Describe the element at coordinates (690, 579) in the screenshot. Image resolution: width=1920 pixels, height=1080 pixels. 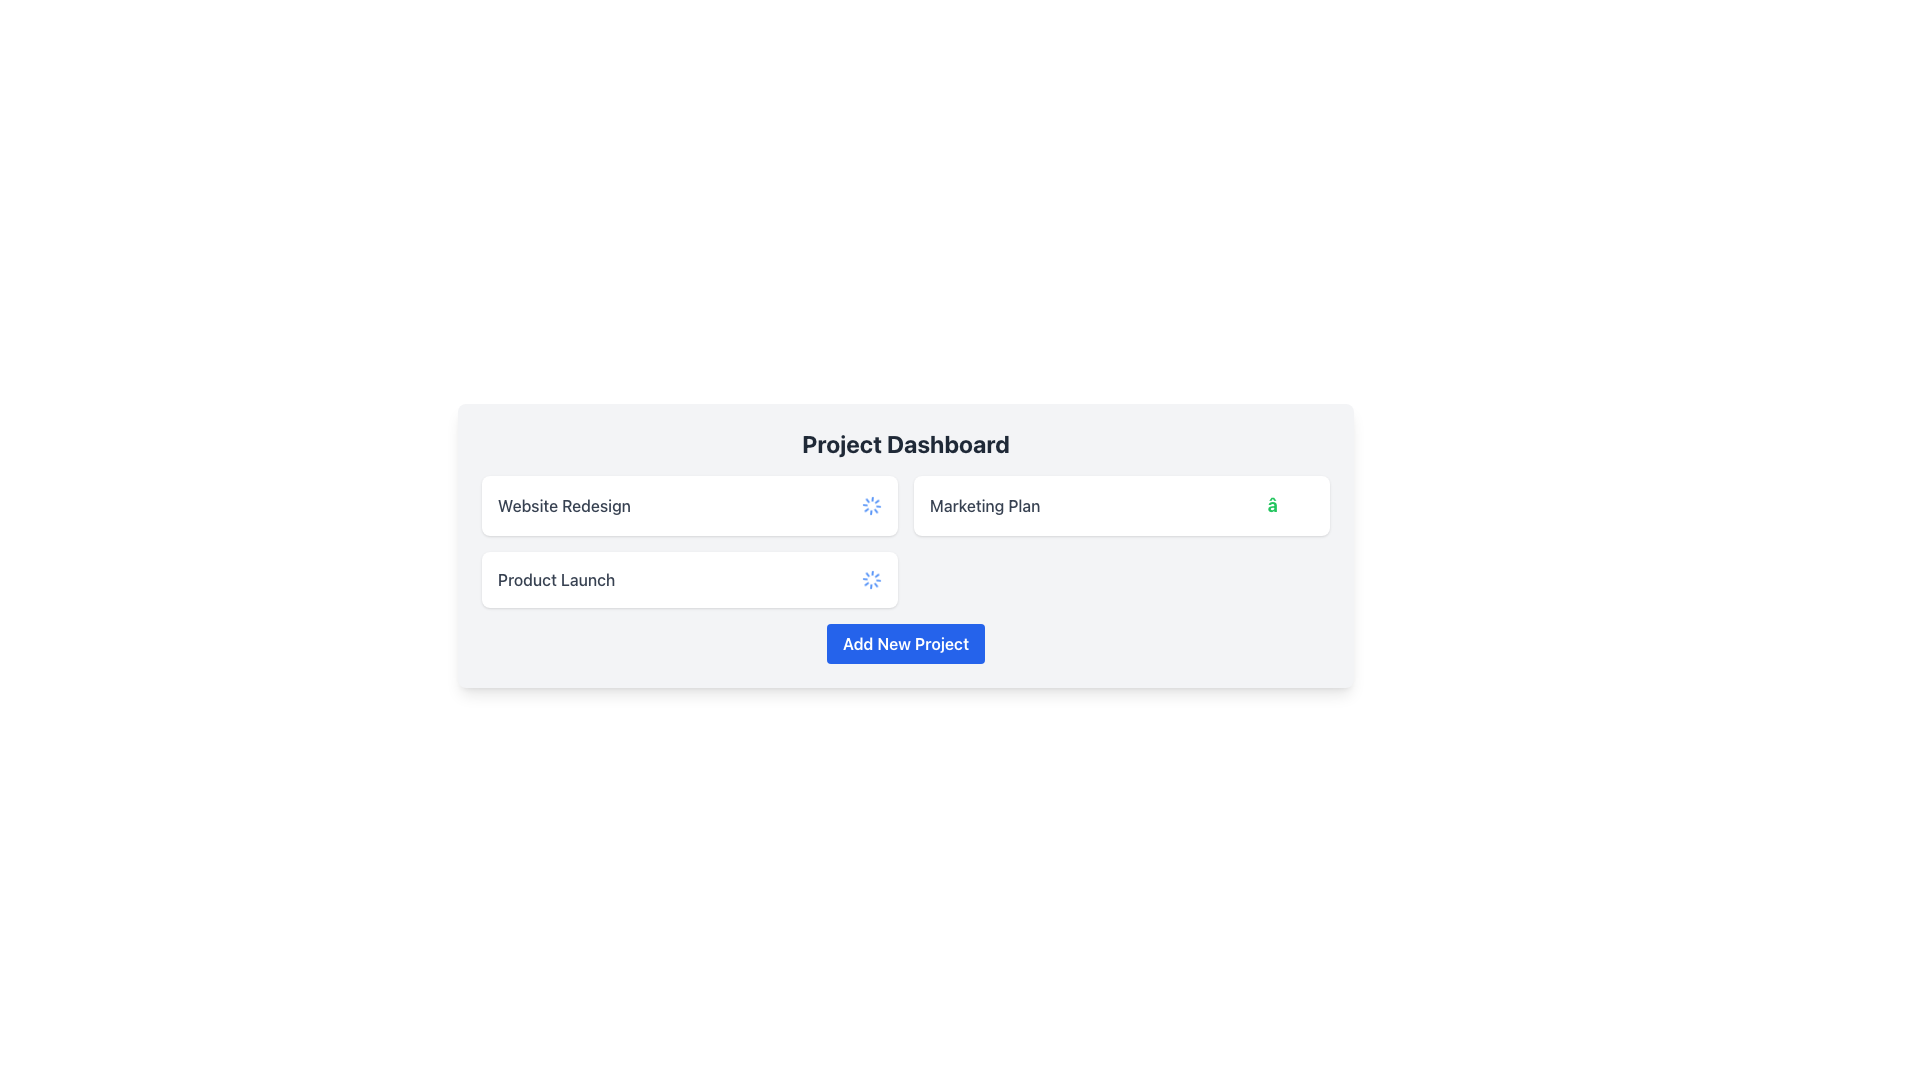
I see `the dashboard card representing the 'Product Launch' project, which is the third item in the list positioned below 'Website Redesign'` at that location.